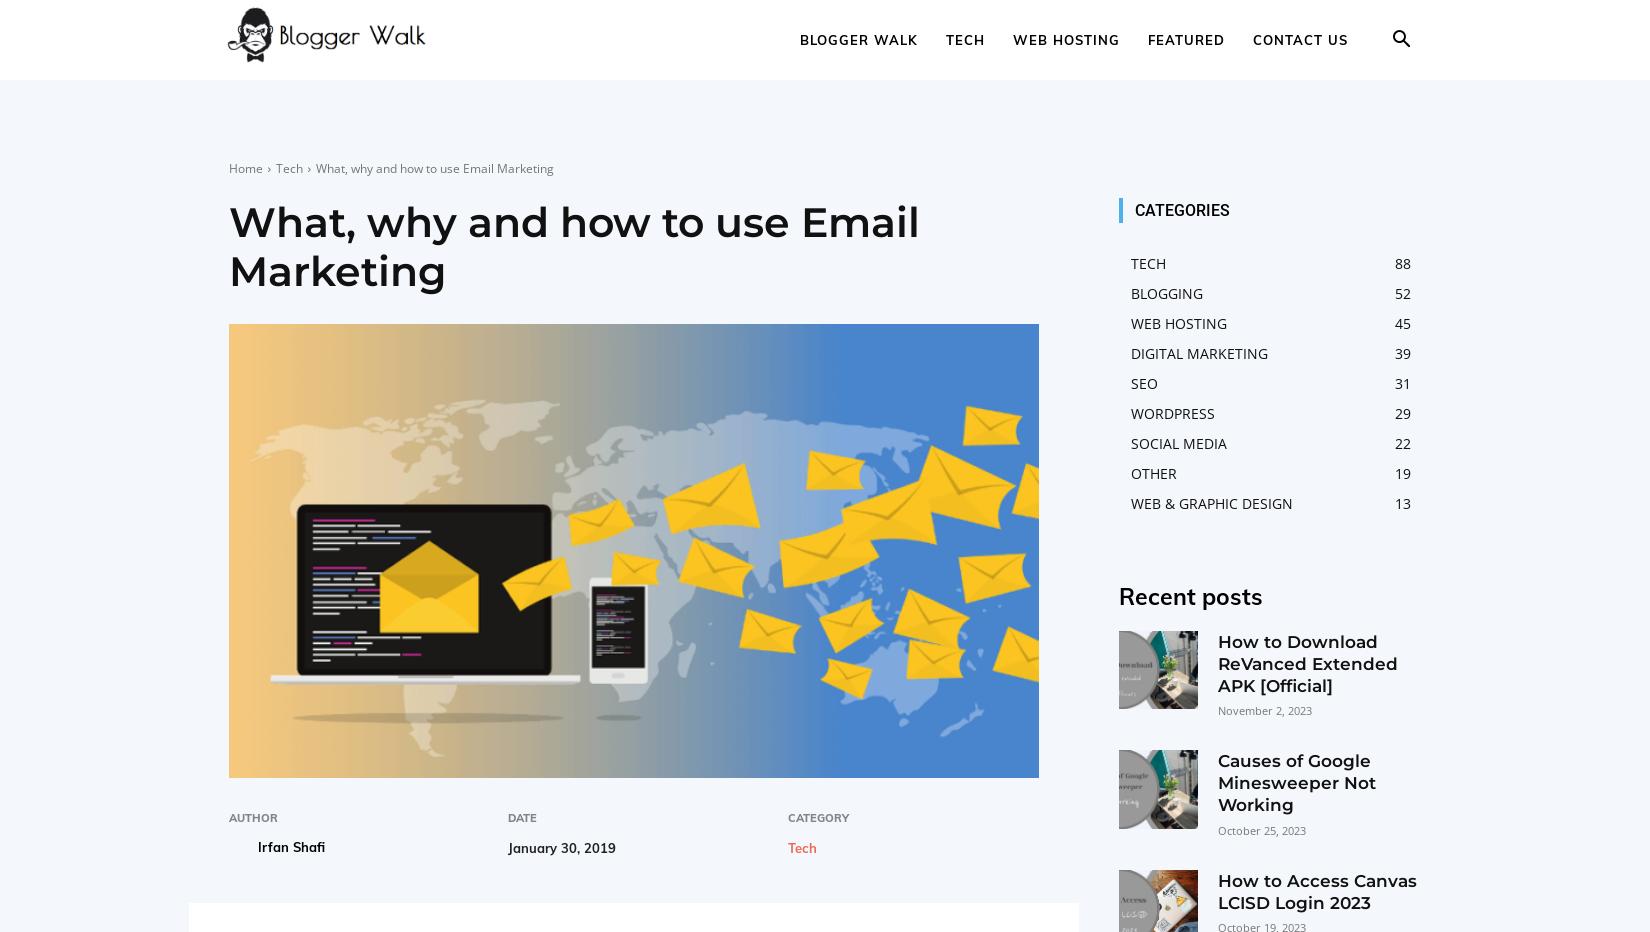 Image resolution: width=1650 pixels, height=932 pixels. Describe the element at coordinates (1211, 502) in the screenshot. I see `'Web & Graphic Design'` at that location.